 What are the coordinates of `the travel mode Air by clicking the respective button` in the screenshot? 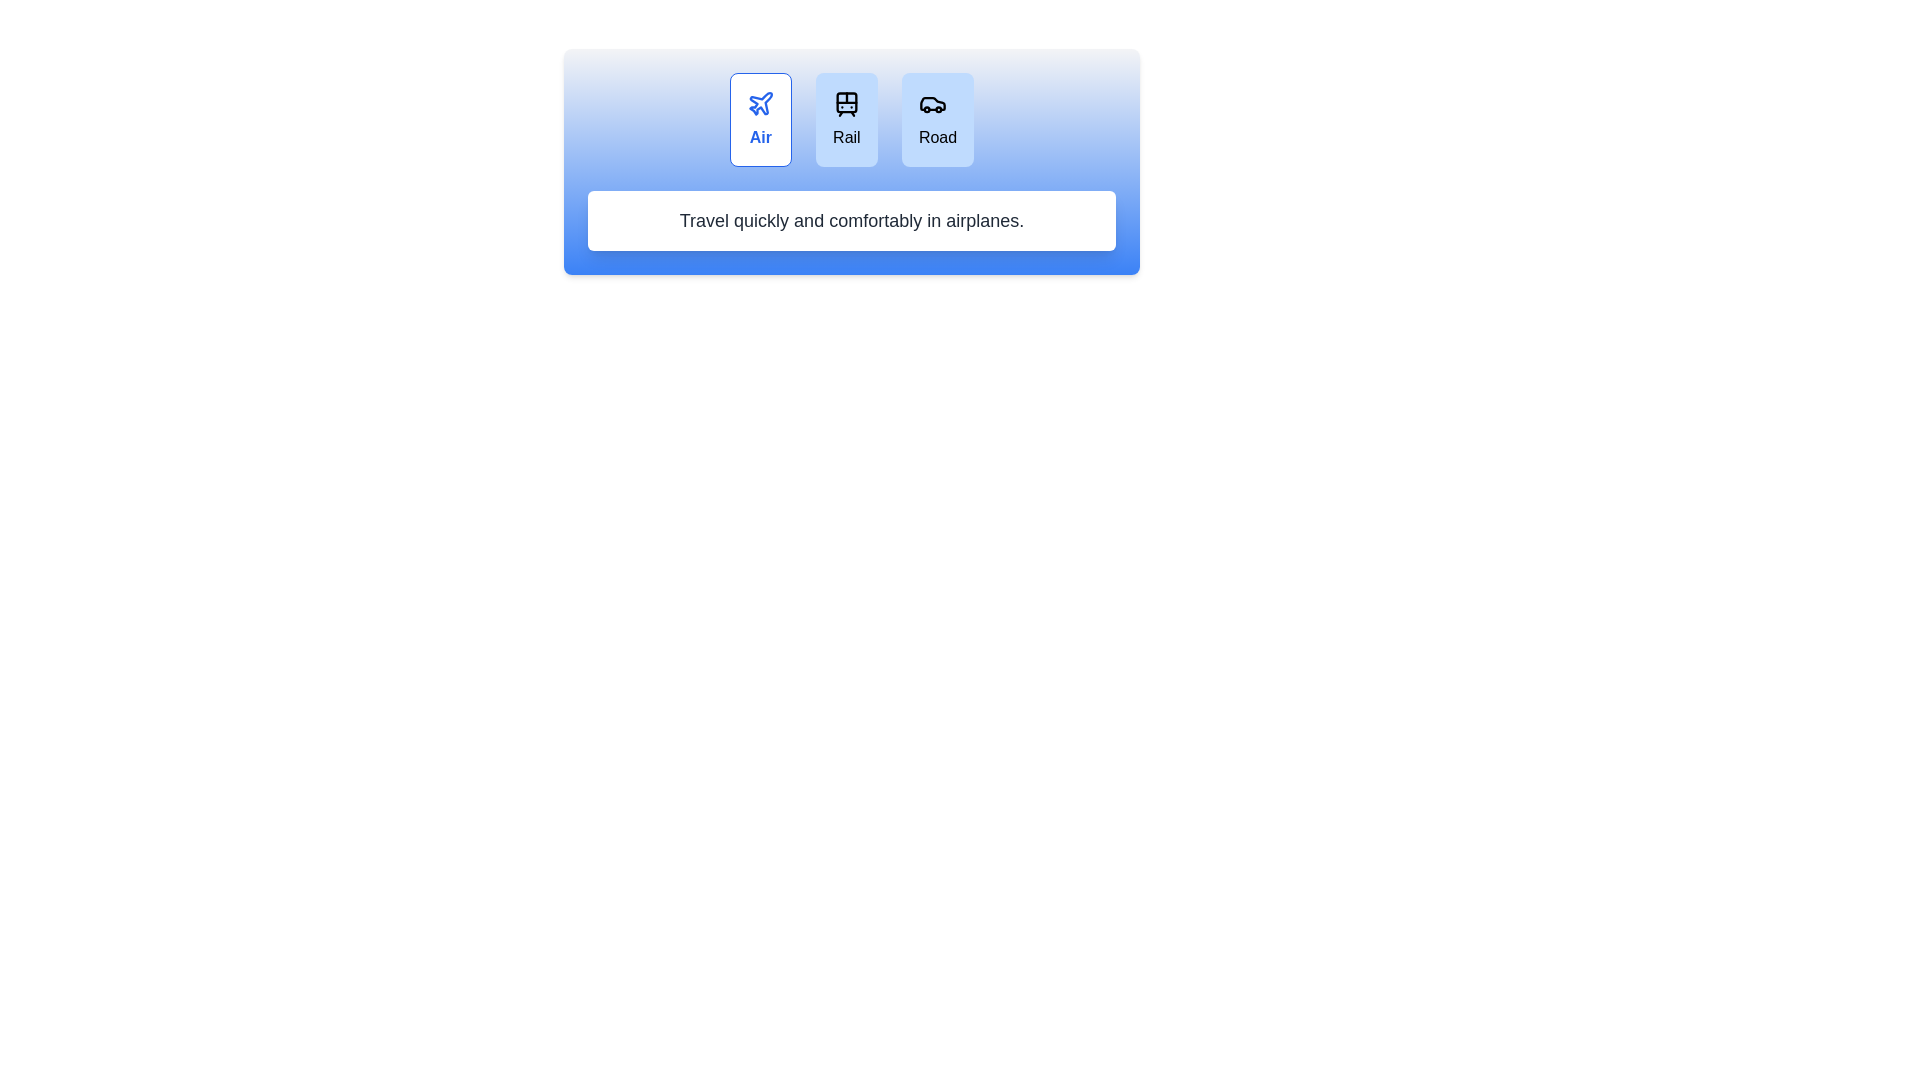 It's located at (759, 119).